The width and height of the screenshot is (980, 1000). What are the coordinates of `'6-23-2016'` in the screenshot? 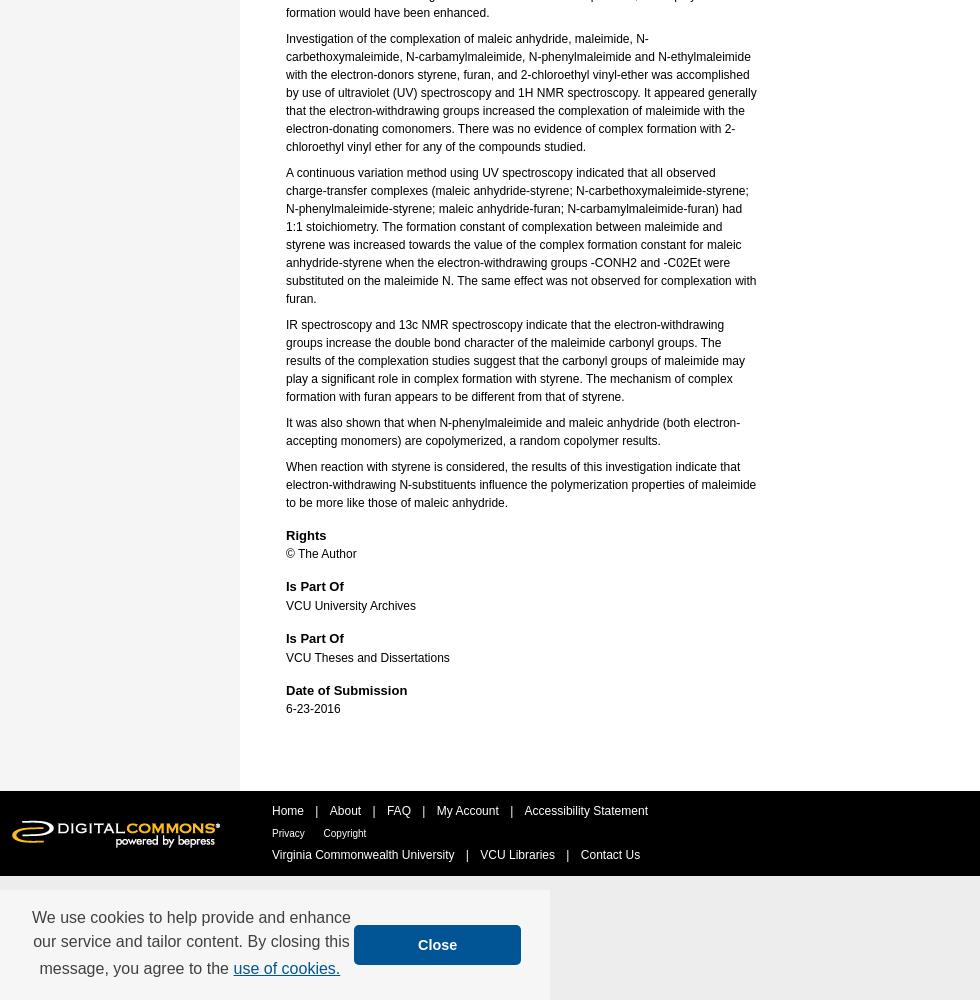 It's located at (313, 708).